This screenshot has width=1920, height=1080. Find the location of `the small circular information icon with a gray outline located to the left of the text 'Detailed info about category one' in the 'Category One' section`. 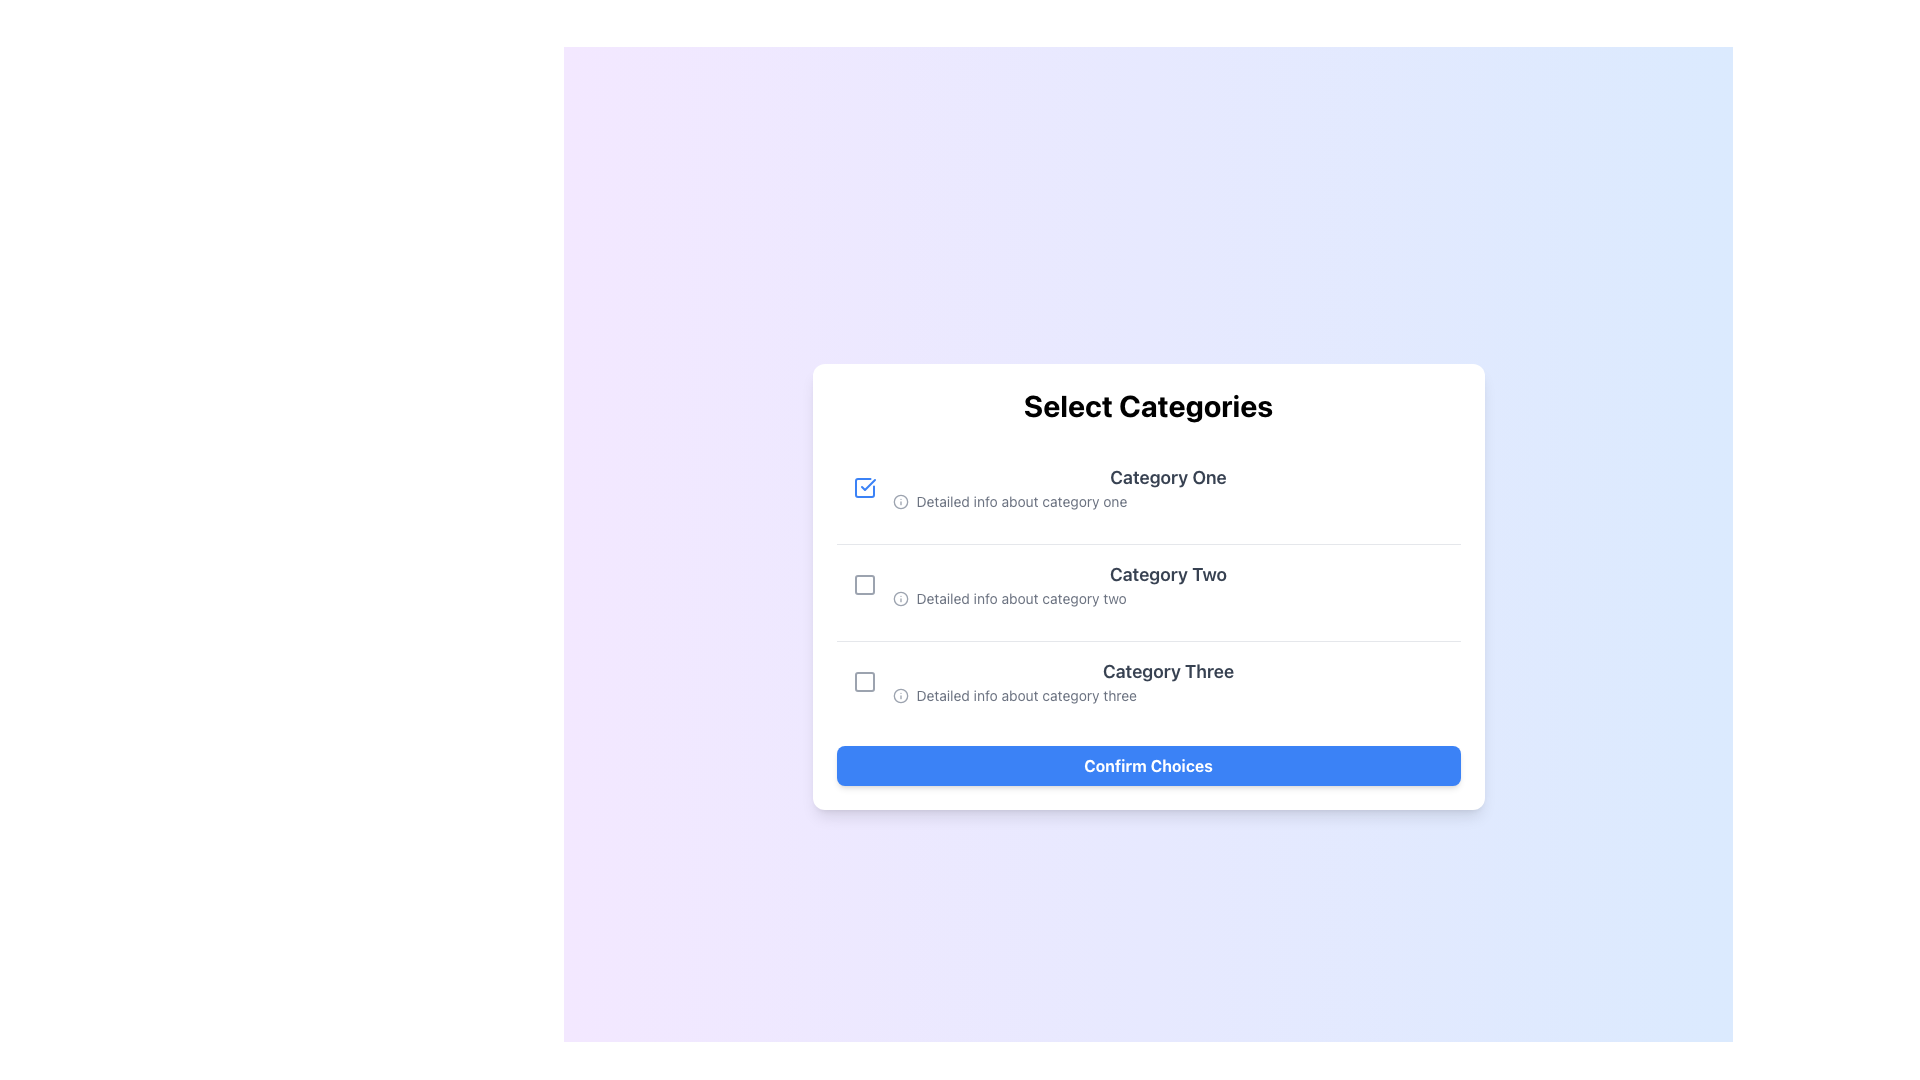

the small circular information icon with a gray outline located to the left of the text 'Detailed info about category one' in the 'Category One' section is located at coordinates (899, 500).